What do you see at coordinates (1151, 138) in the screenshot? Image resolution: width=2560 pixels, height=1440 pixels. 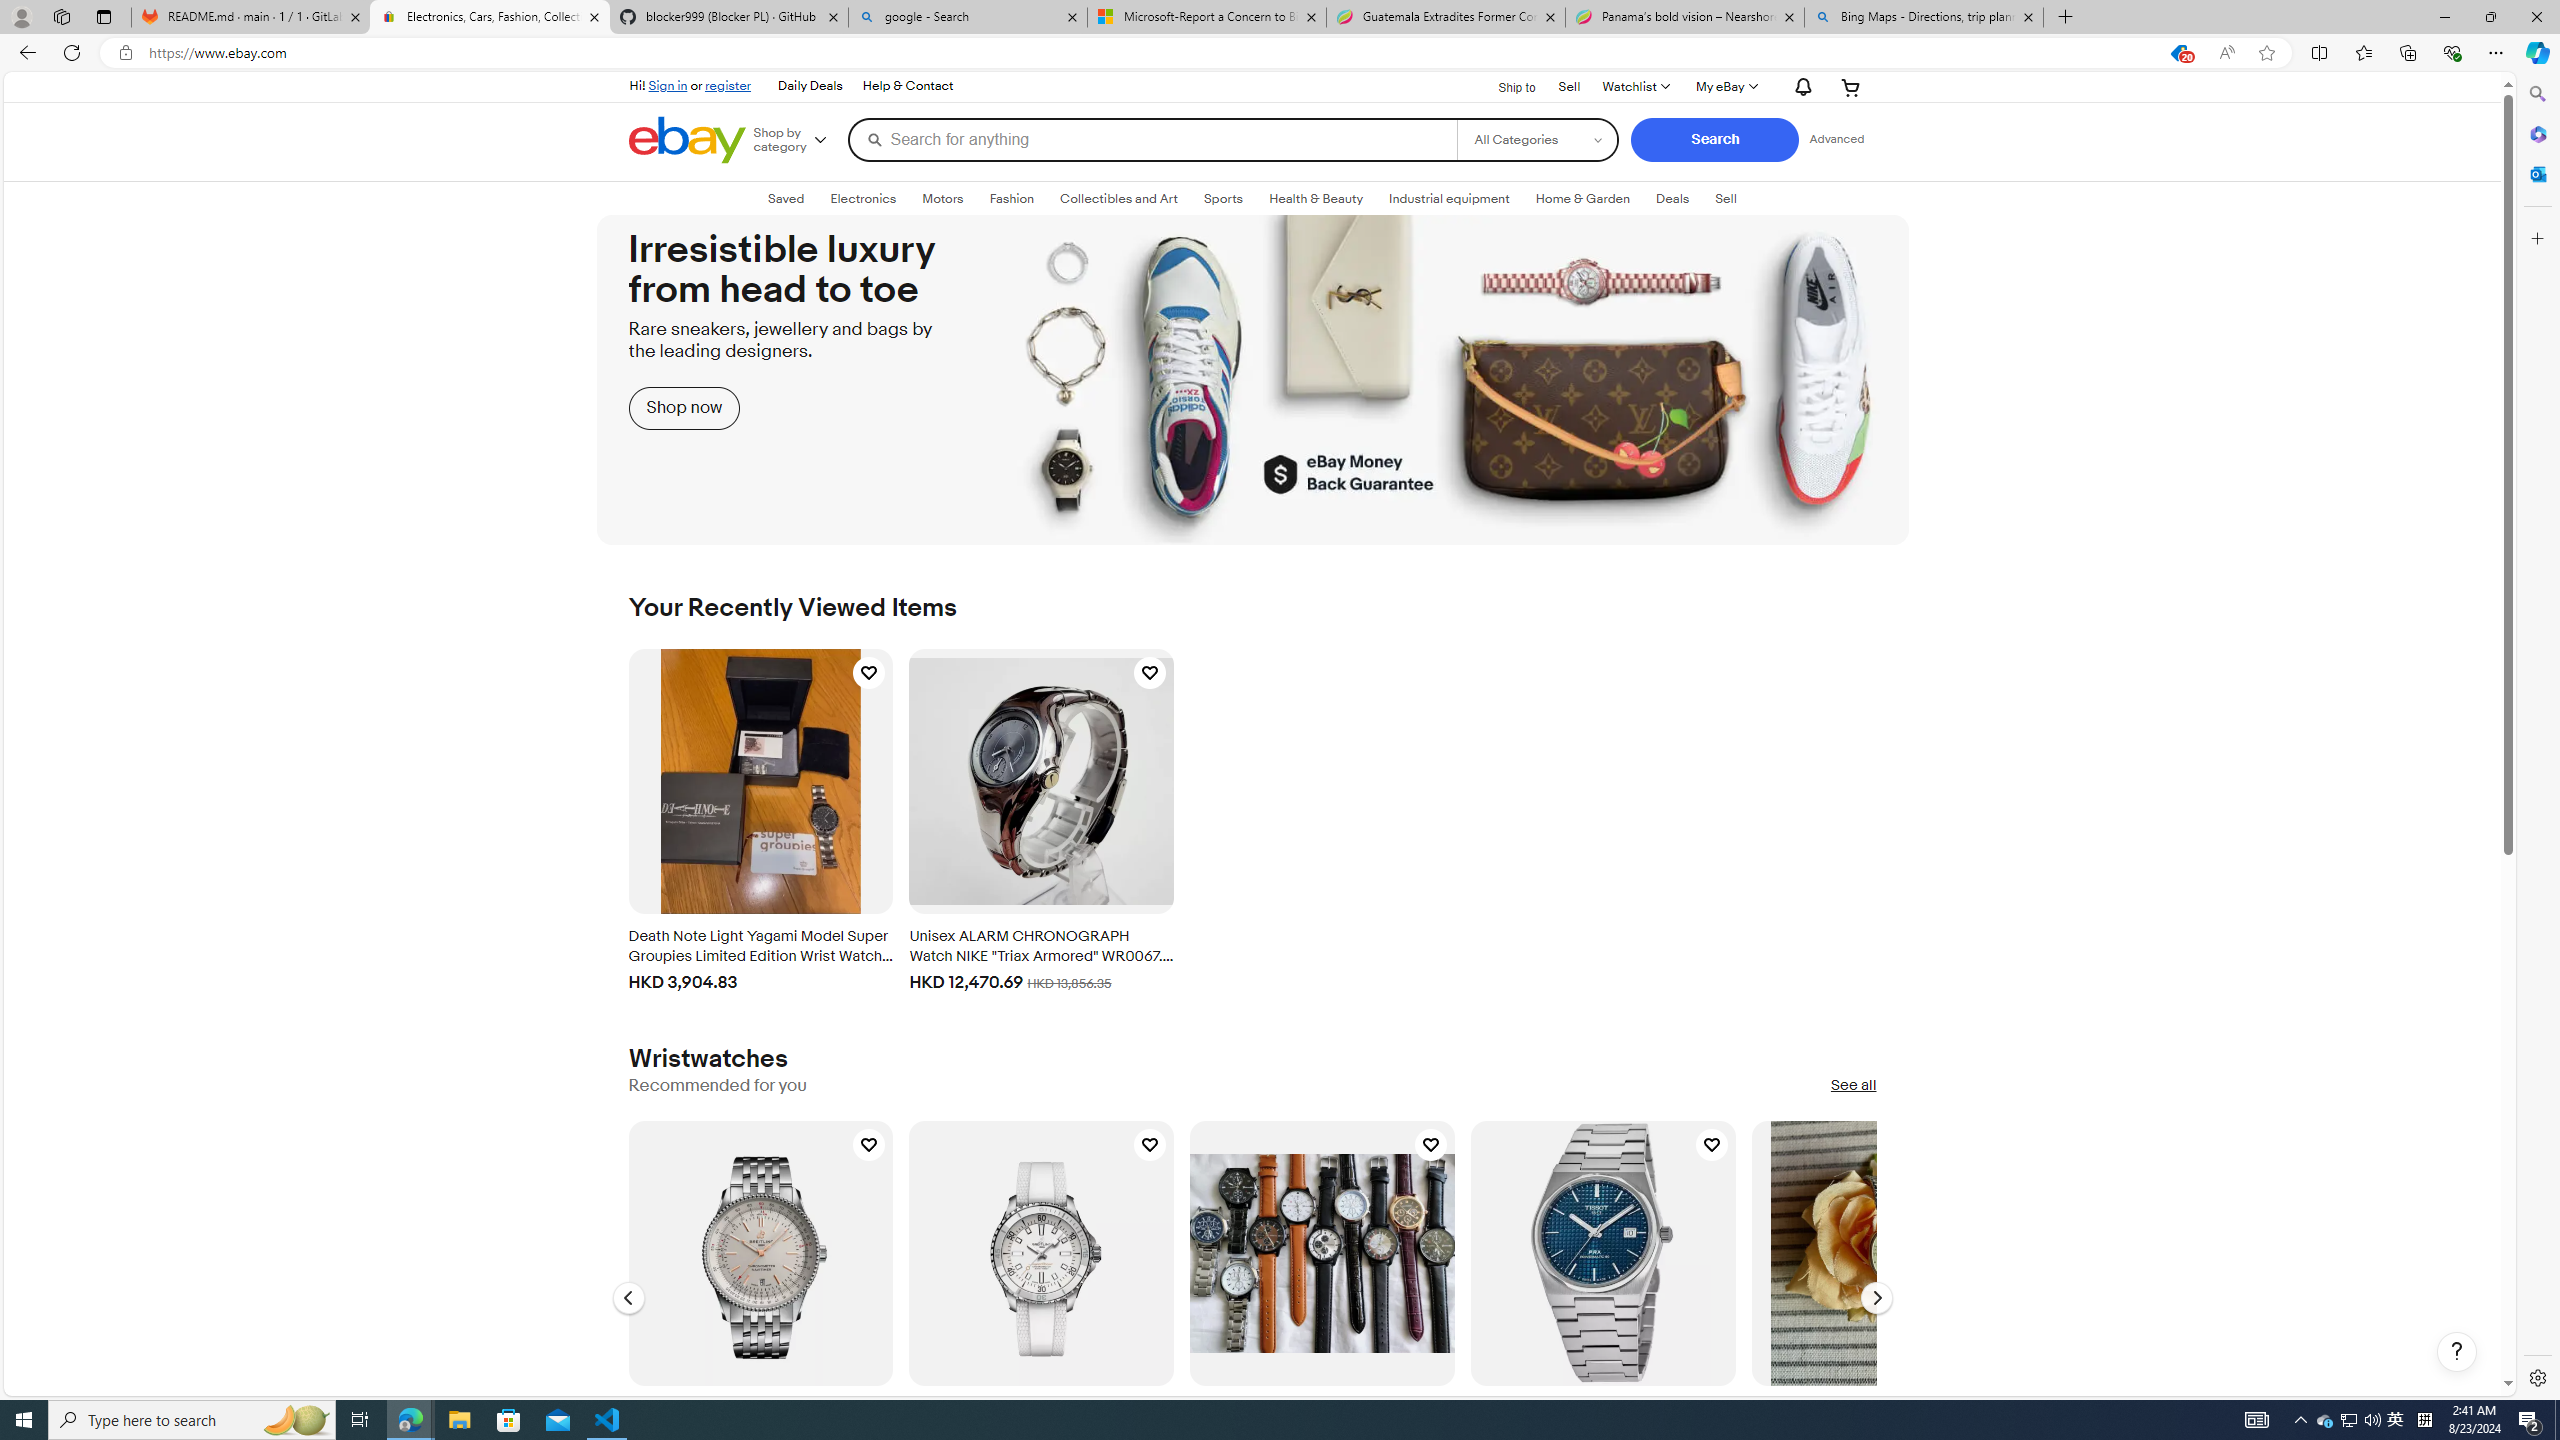 I see `'Search for anything'` at bounding box center [1151, 138].